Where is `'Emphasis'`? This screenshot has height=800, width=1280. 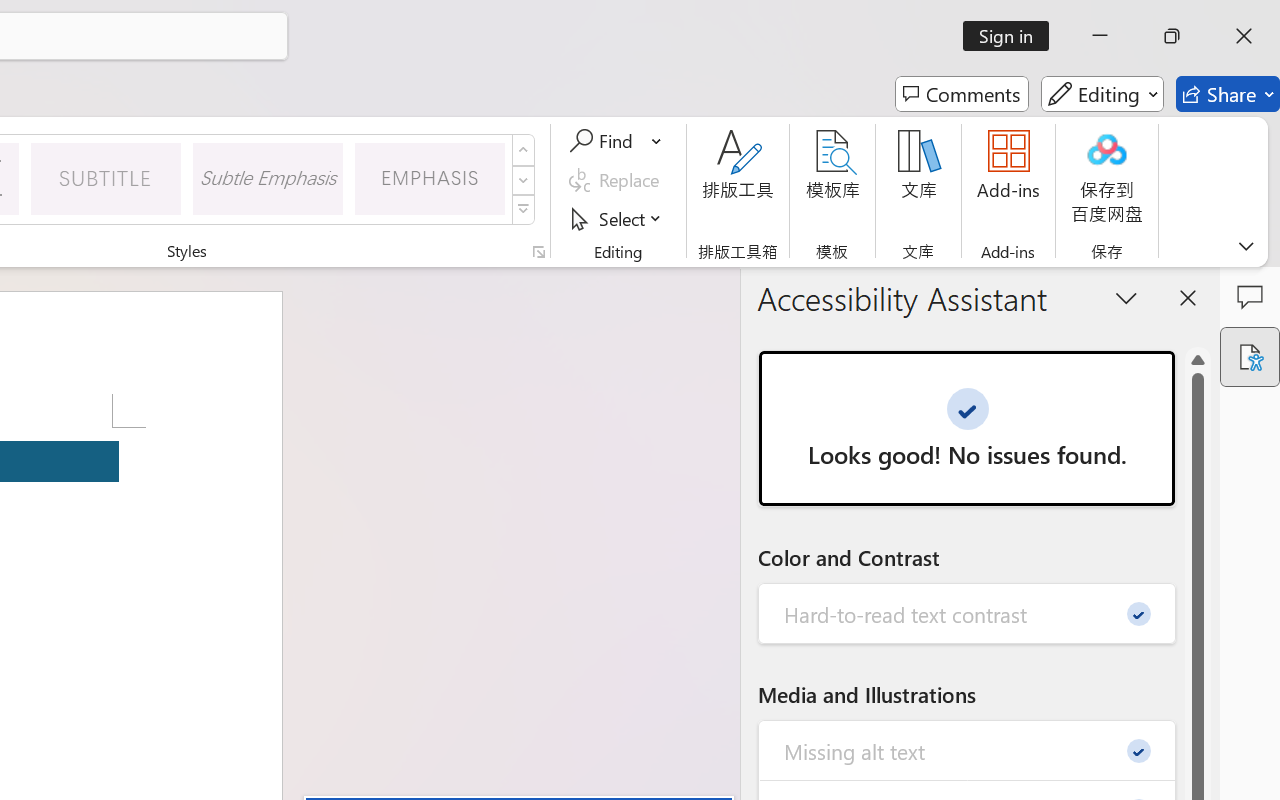
'Emphasis' is located at coordinates (429, 177).